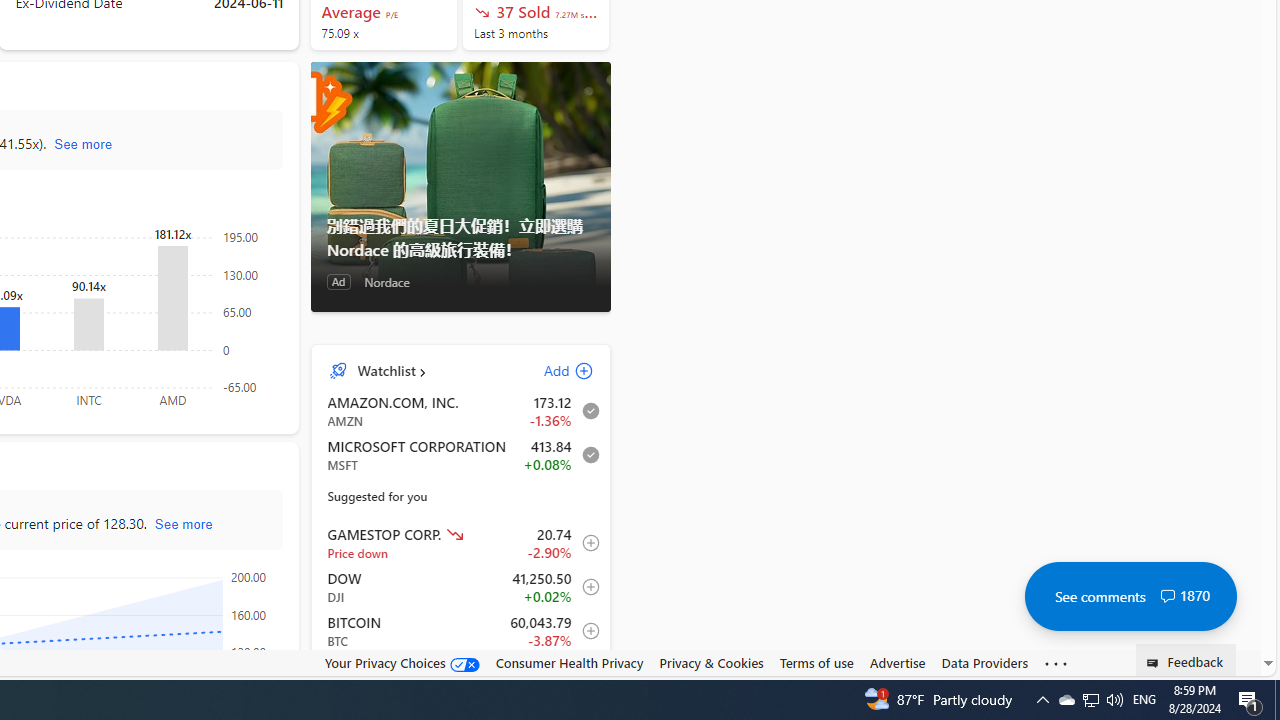  I want to click on 'Add', so click(551, 370).